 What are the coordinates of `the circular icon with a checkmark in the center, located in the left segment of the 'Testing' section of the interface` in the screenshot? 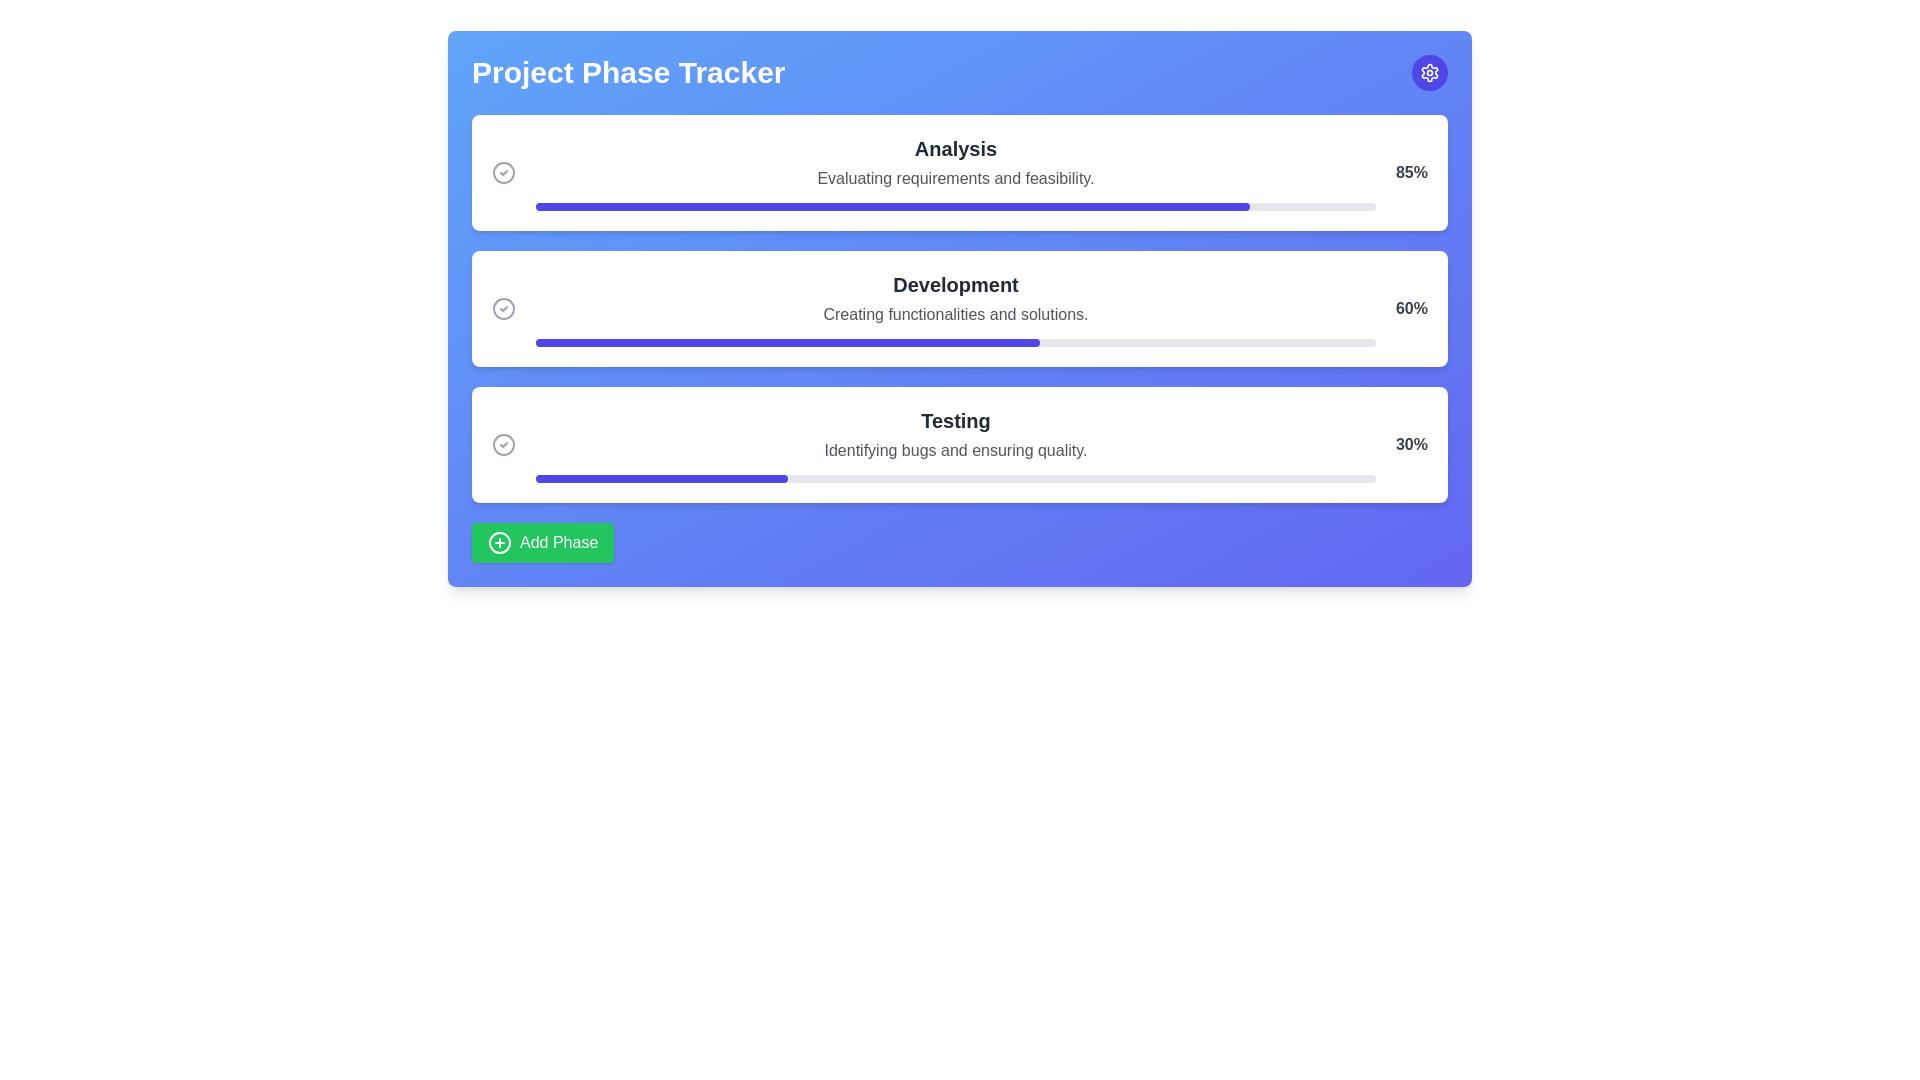 It's located at (504, 443).